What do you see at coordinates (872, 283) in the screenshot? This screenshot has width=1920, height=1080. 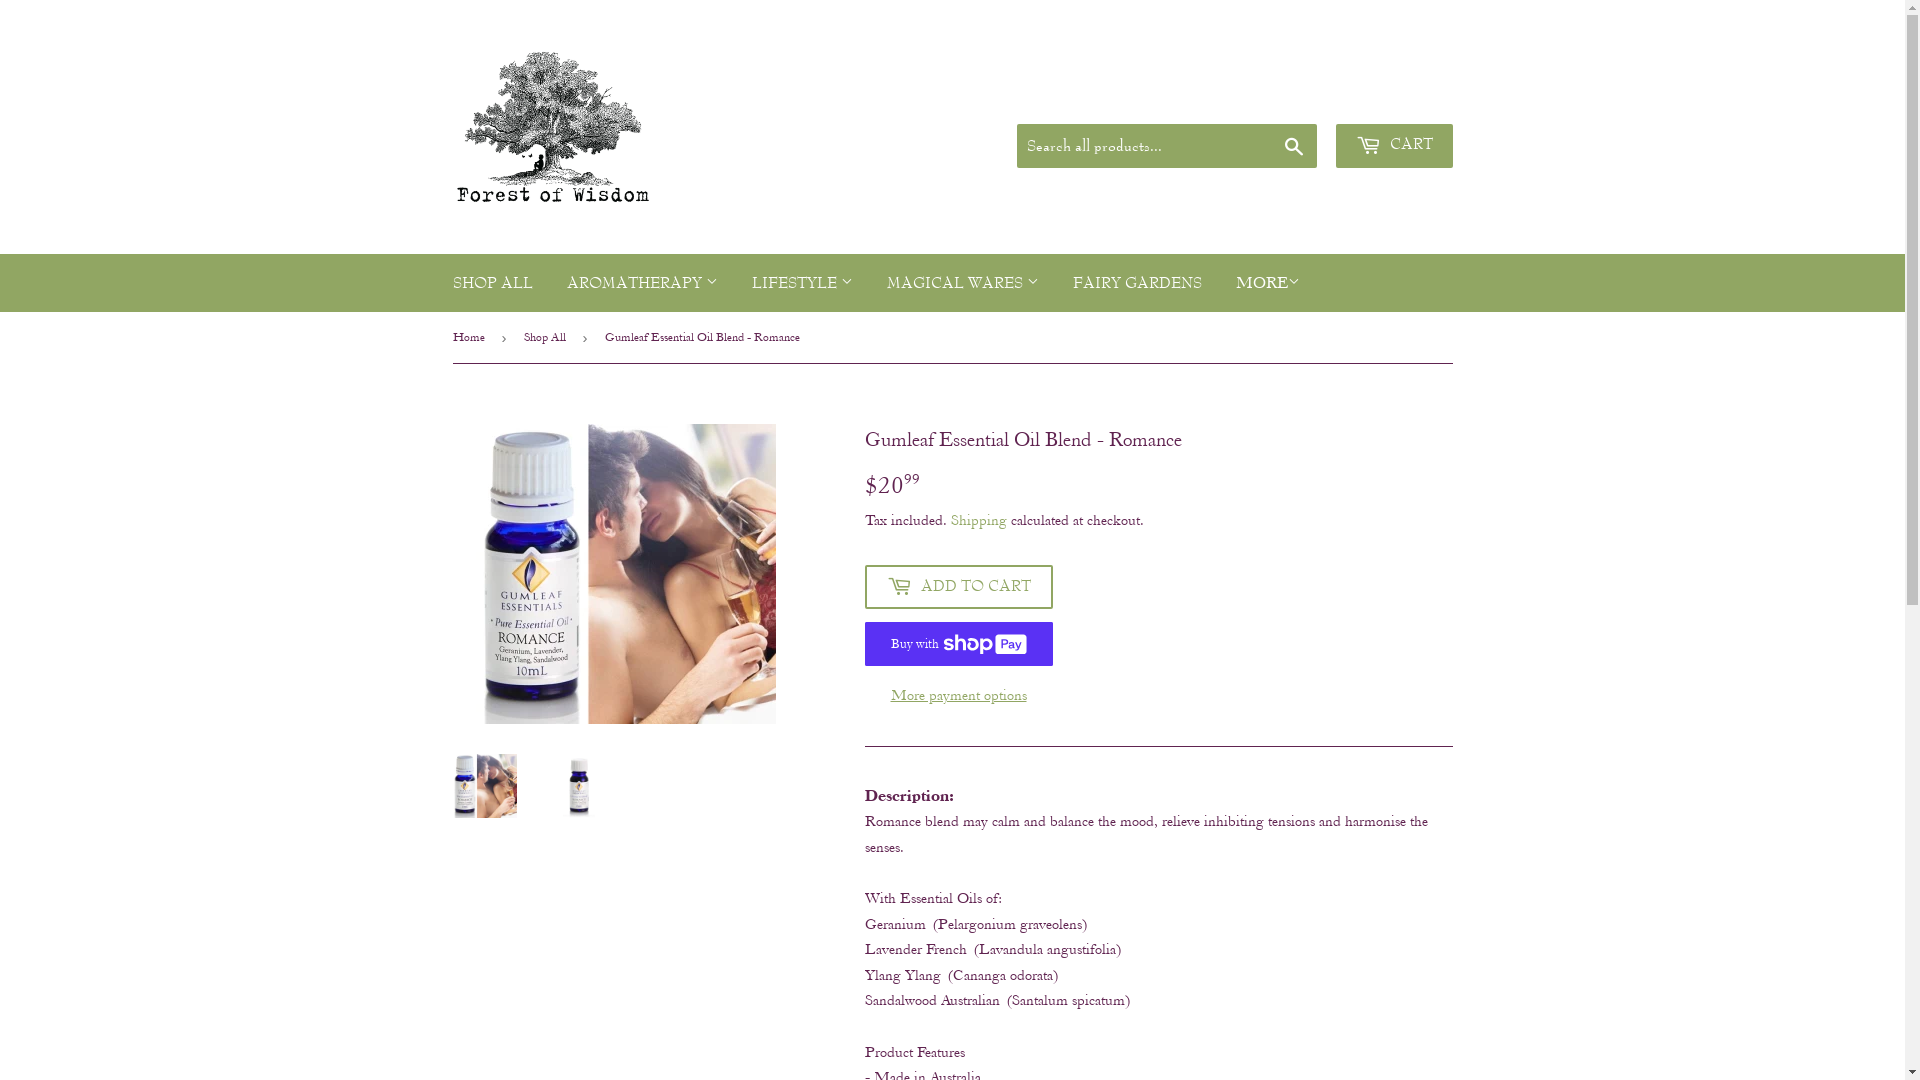 I see `'MAGICAL WARES'` at bounding box center [872, 283].